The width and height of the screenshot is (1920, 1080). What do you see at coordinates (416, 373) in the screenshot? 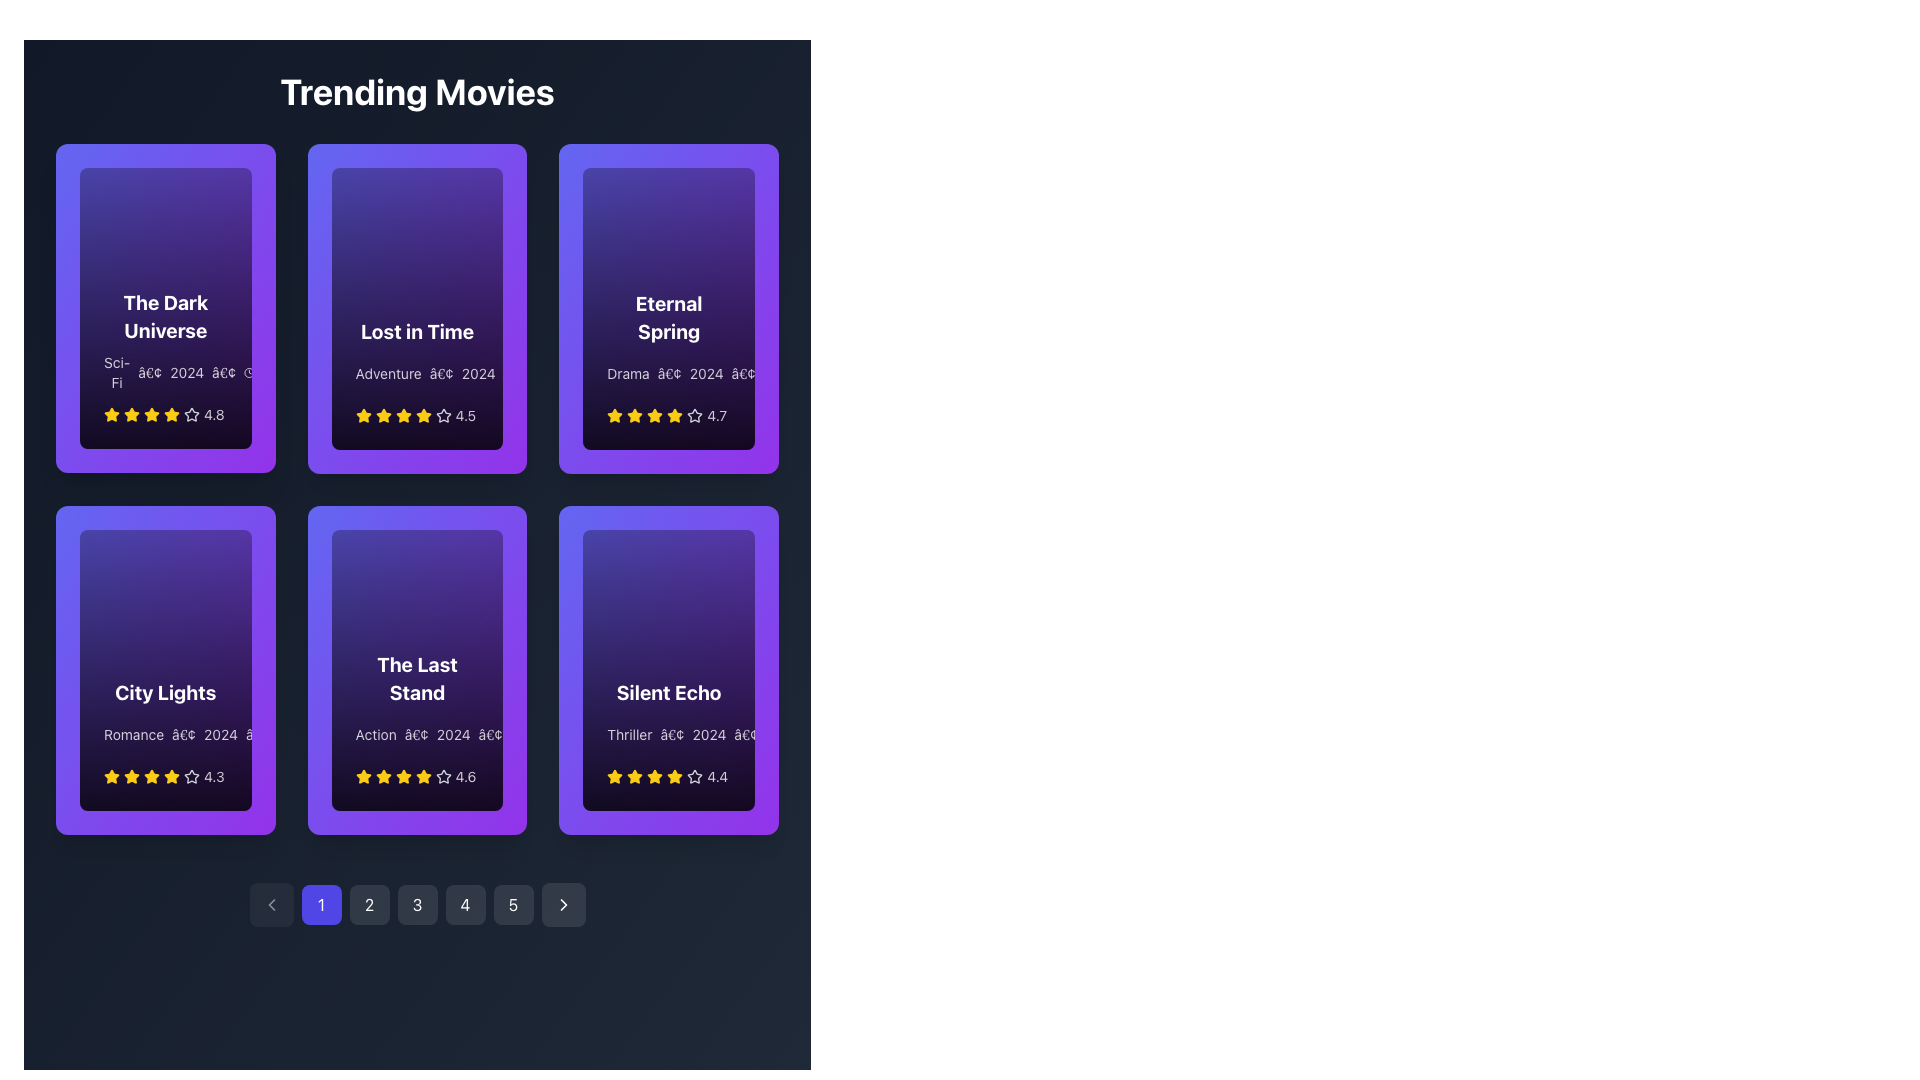
I see `the label that provides details about the movie 'Lost in Time', which is positioned below the title and above the rating stars` at bounding box center [416, 373].